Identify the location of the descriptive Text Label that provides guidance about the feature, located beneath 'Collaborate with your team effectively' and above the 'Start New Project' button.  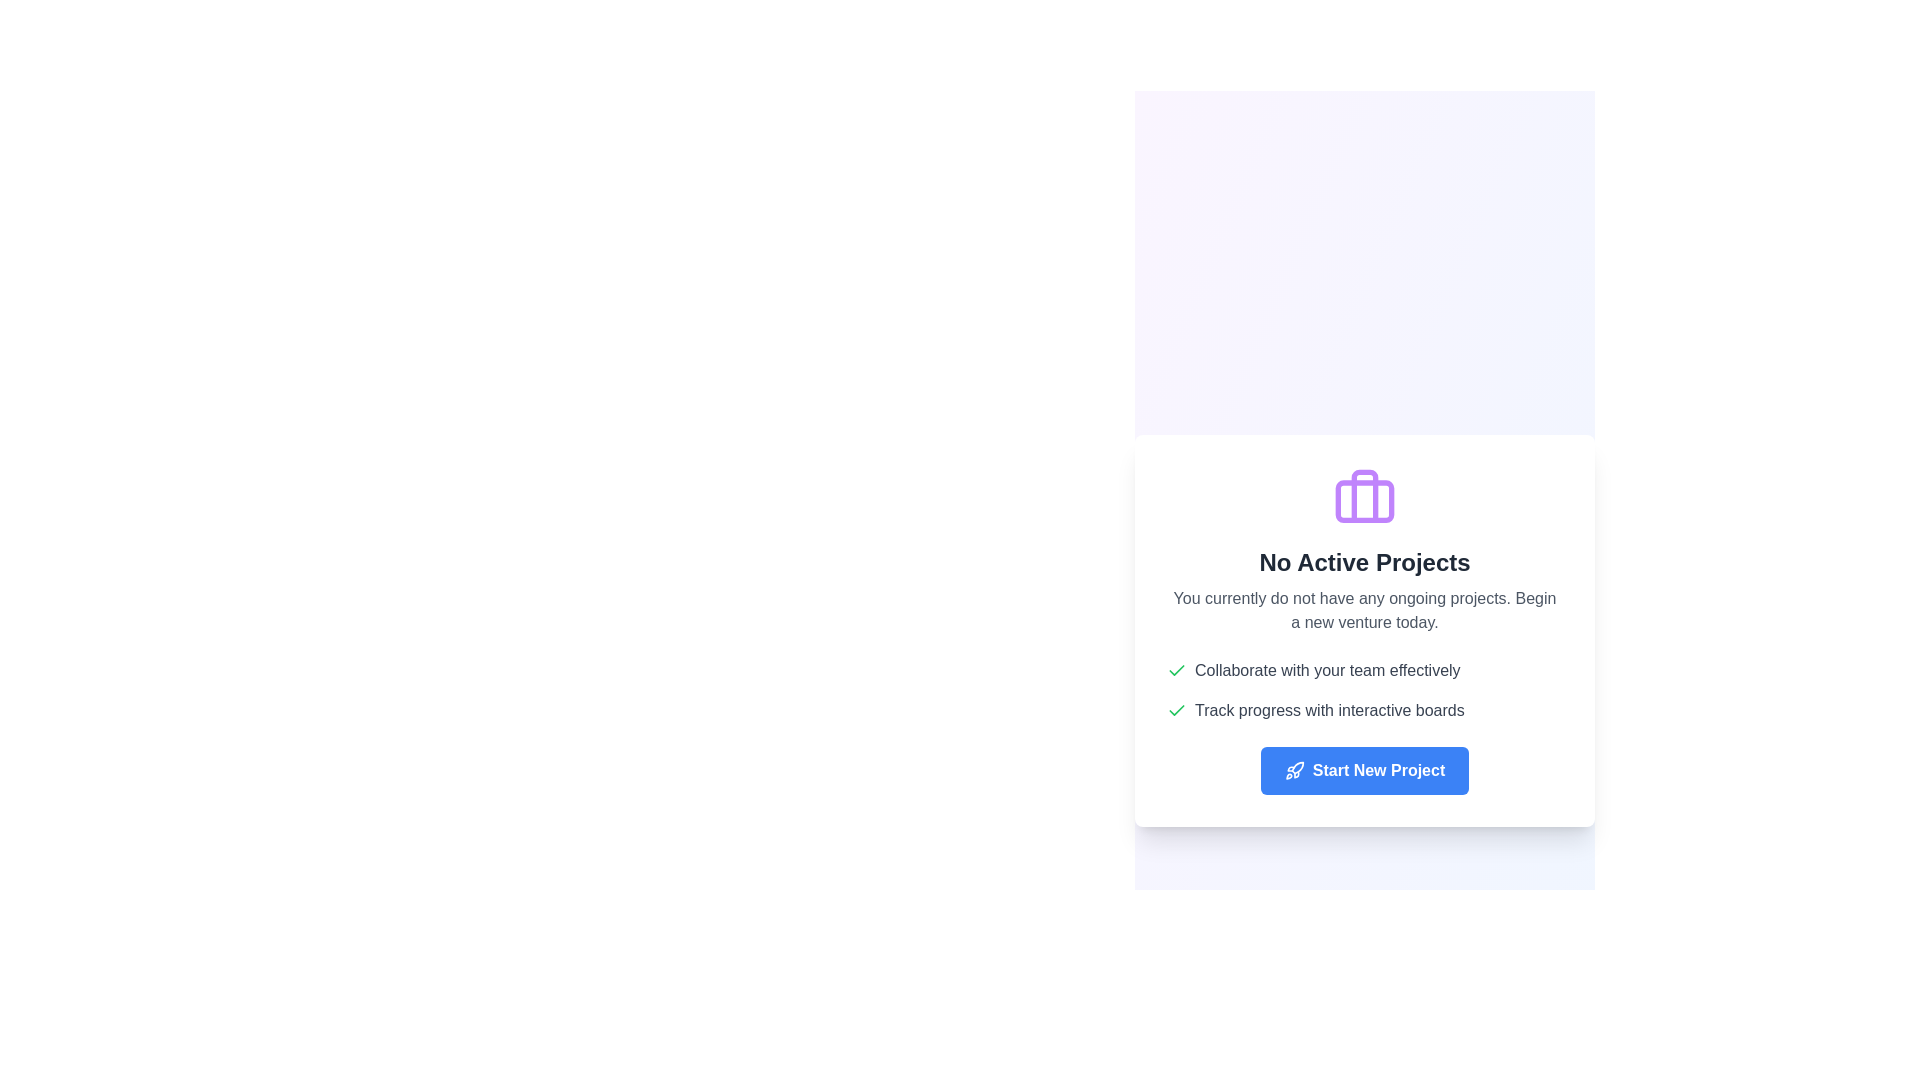
(1329, 709).